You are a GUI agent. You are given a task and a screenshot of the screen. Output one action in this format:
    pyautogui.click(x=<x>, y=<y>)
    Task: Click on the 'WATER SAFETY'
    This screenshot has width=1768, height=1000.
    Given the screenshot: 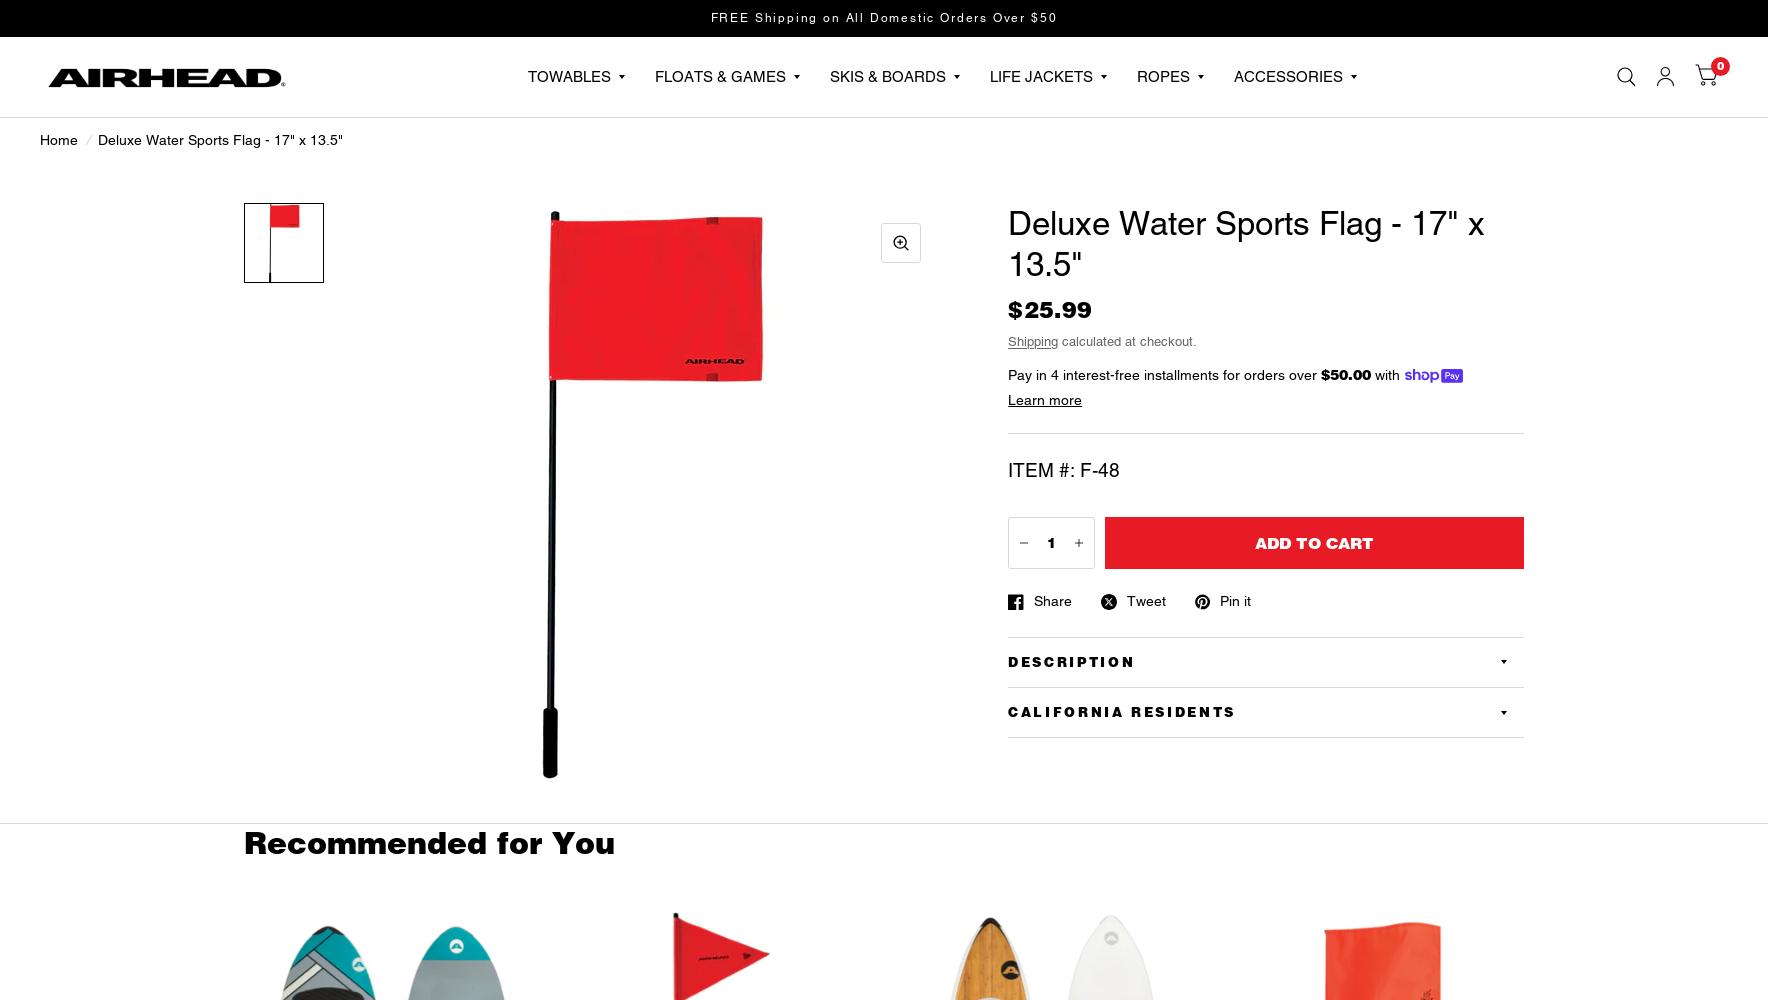 What is the action you would take?
    pyautogui.click(x=1513, y=335)
    